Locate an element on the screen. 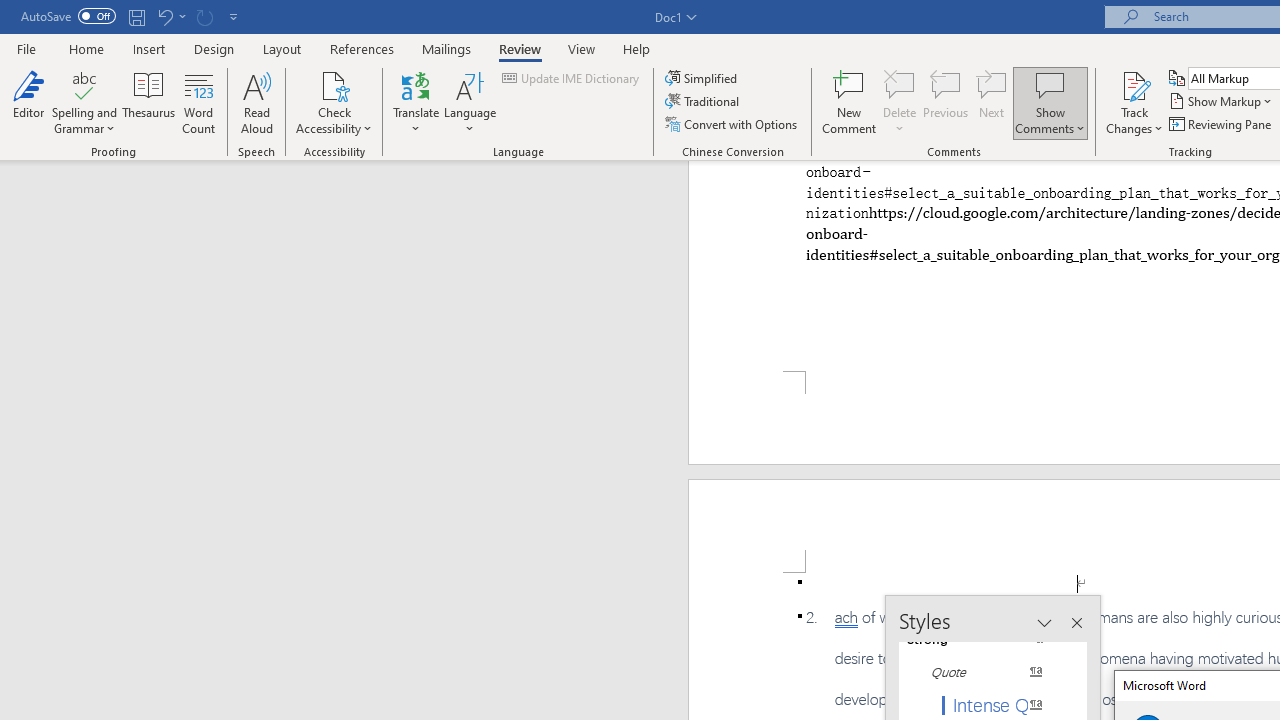 This screenshot has height=720, width=1280. 'Show Comments' is located at coordinates (1049, 84).